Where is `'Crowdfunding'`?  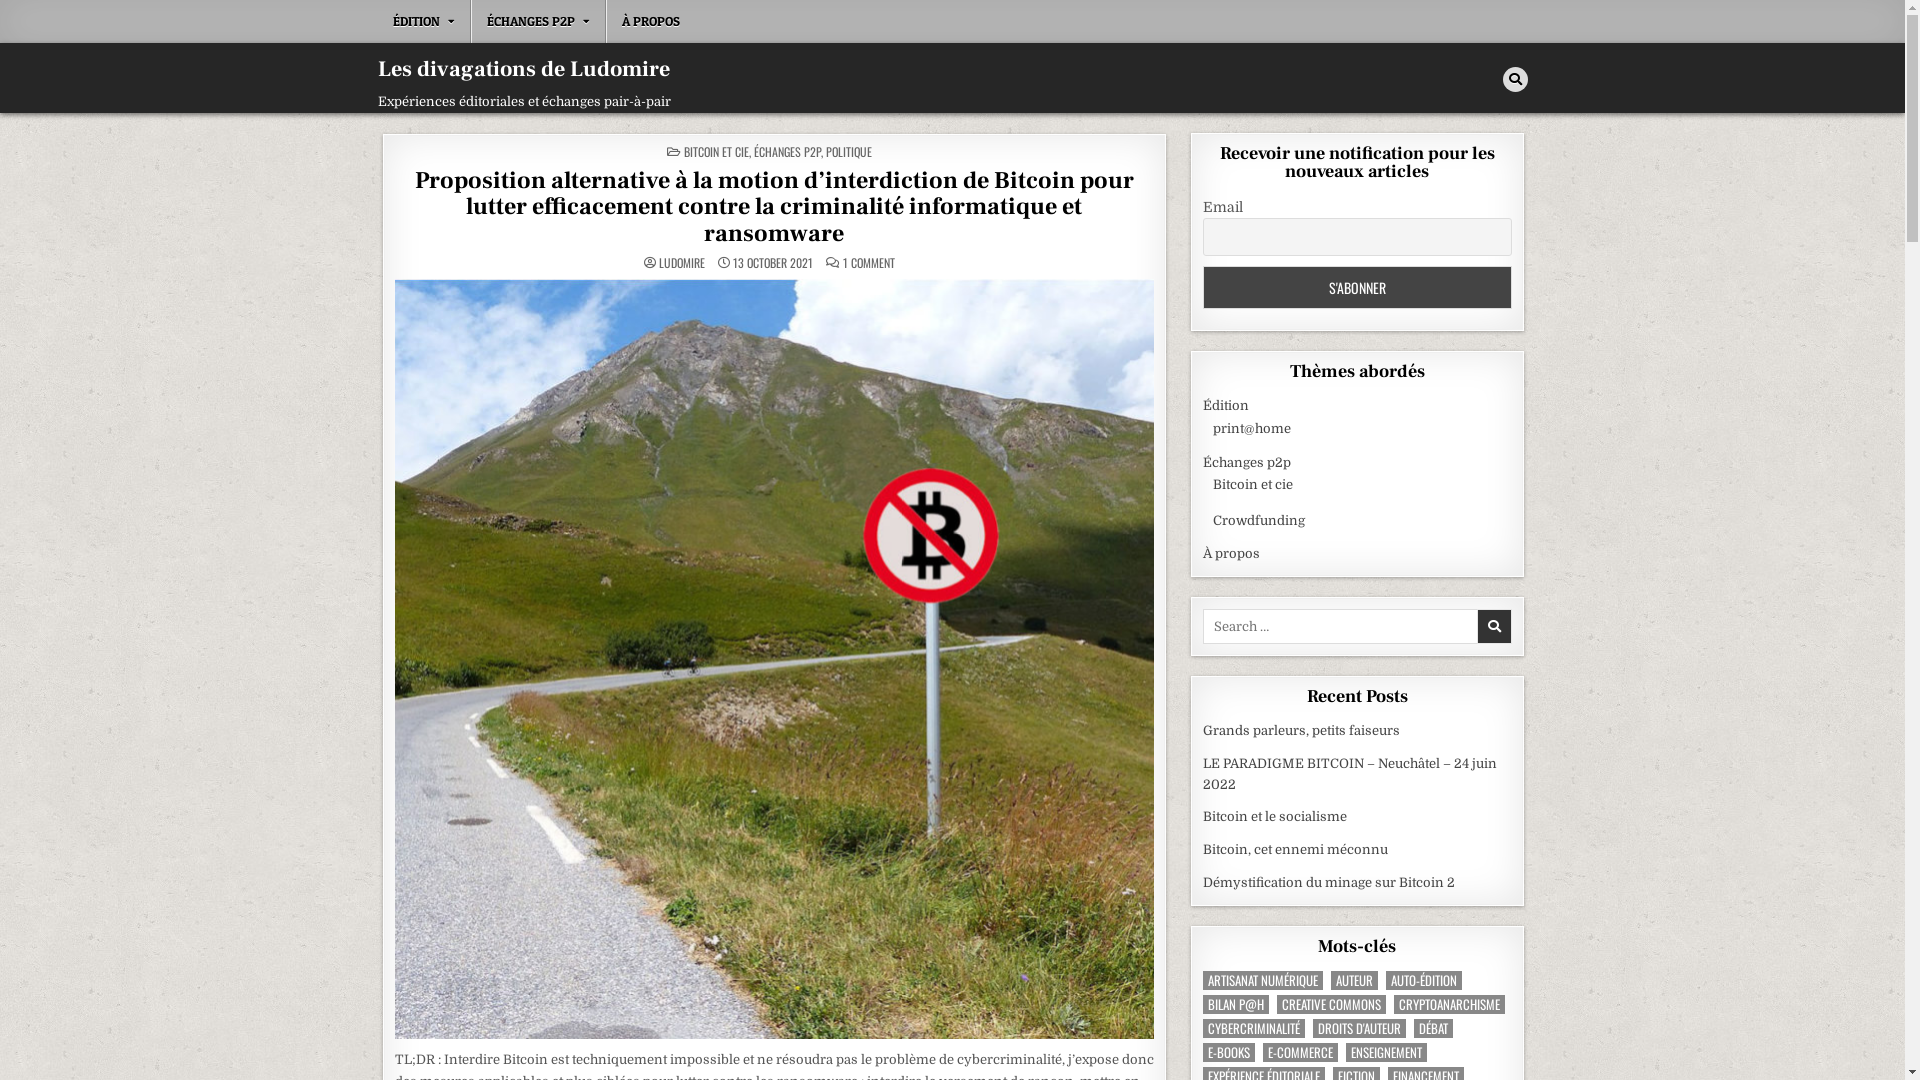
'Crowdfunding' is located at coordinates (1257, 519).